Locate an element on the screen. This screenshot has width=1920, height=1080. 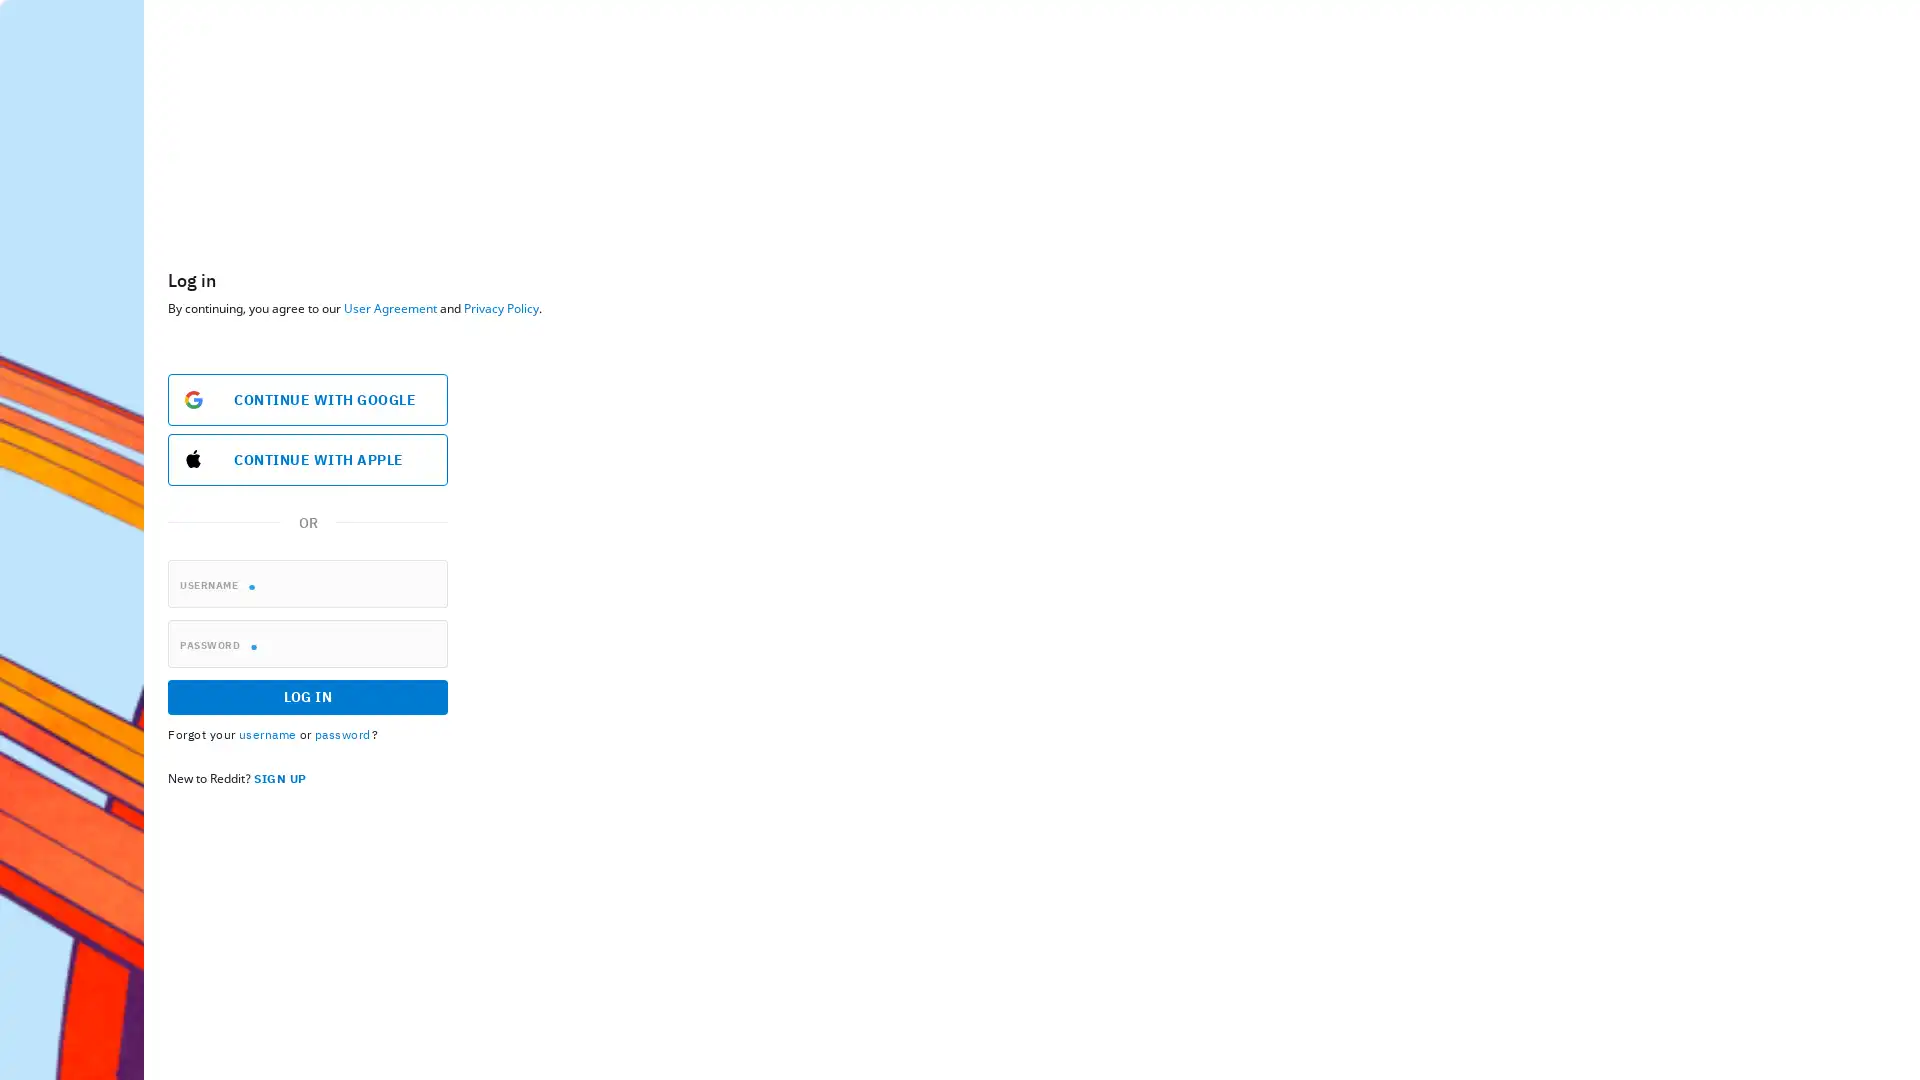
LOG IN is located at coordinates (306, 695).